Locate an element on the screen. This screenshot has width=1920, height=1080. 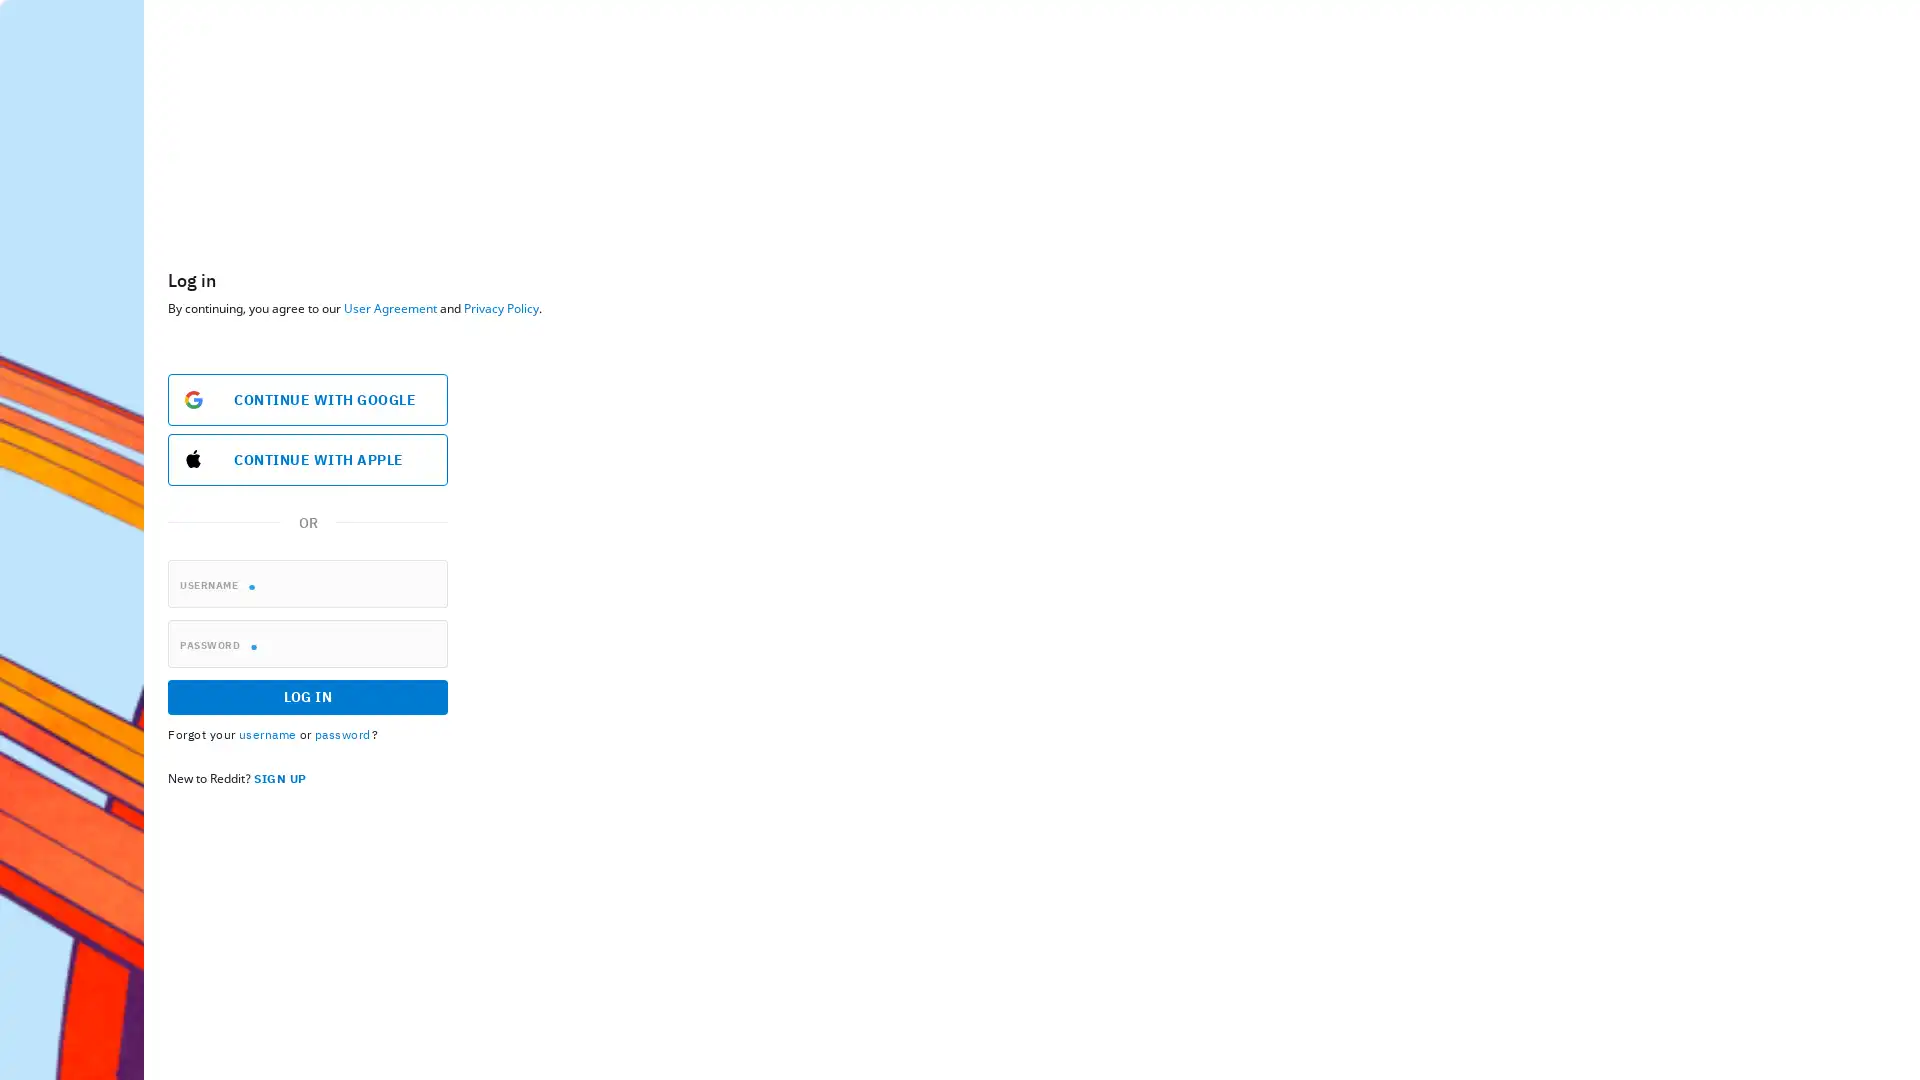
LOG IN is located at coordinates (306, 695).